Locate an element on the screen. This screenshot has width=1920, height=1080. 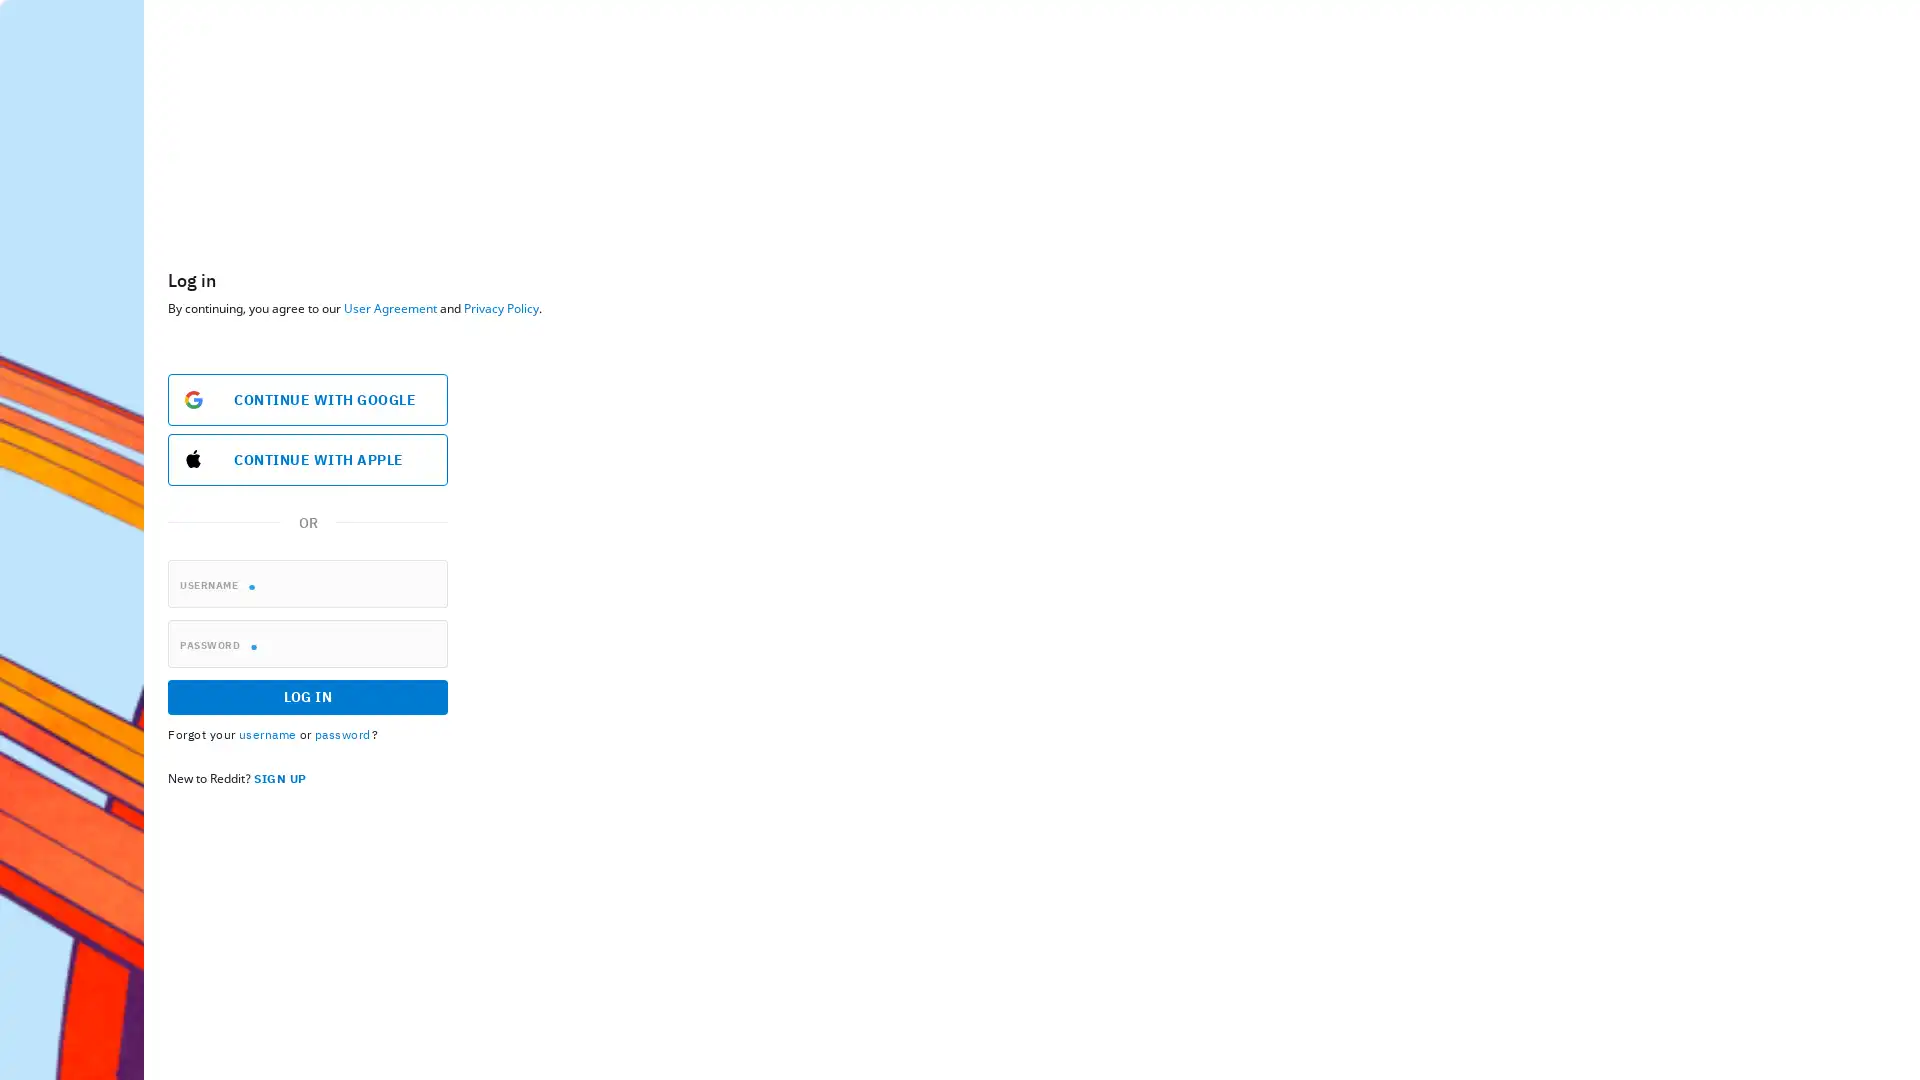
LOG IN is located at coordinates (306, 695).